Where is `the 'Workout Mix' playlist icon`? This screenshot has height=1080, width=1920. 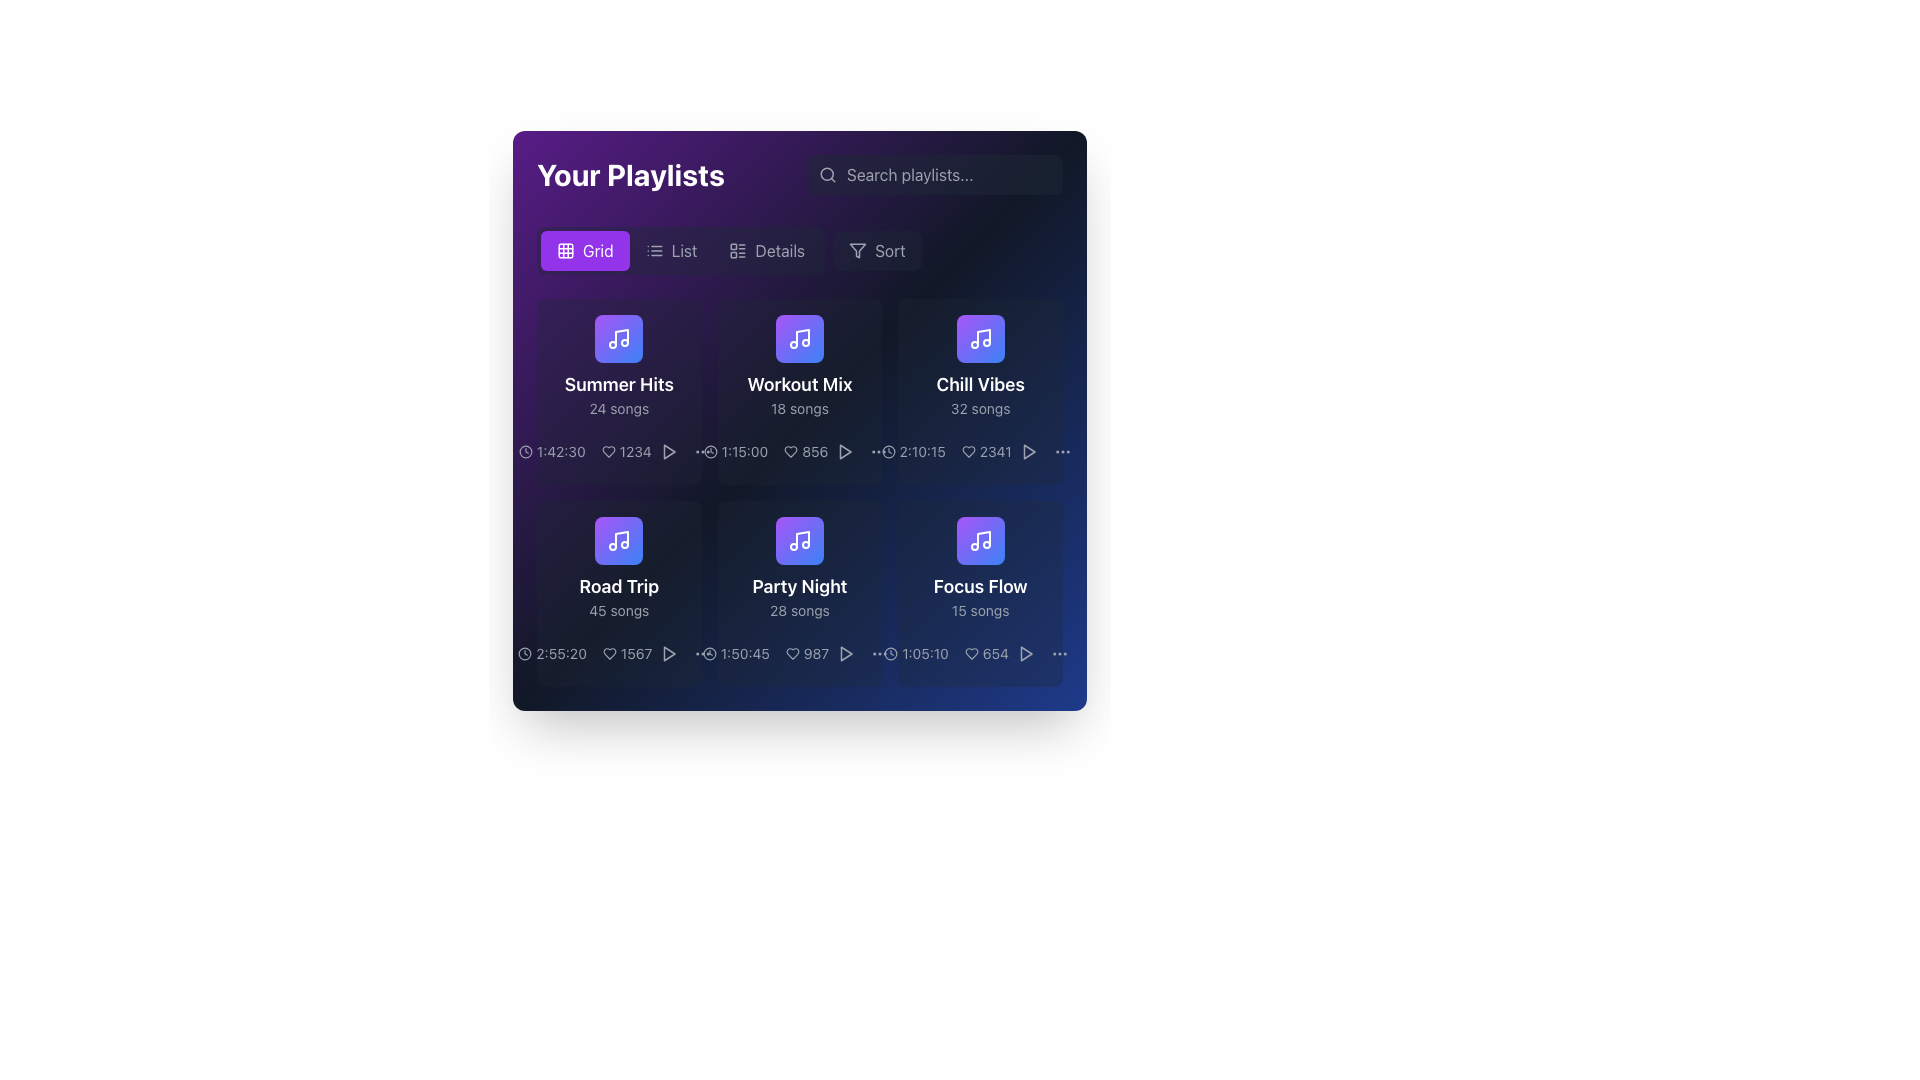
the 'Workout Mix' playlist icon is located at coordinates (800, 338).